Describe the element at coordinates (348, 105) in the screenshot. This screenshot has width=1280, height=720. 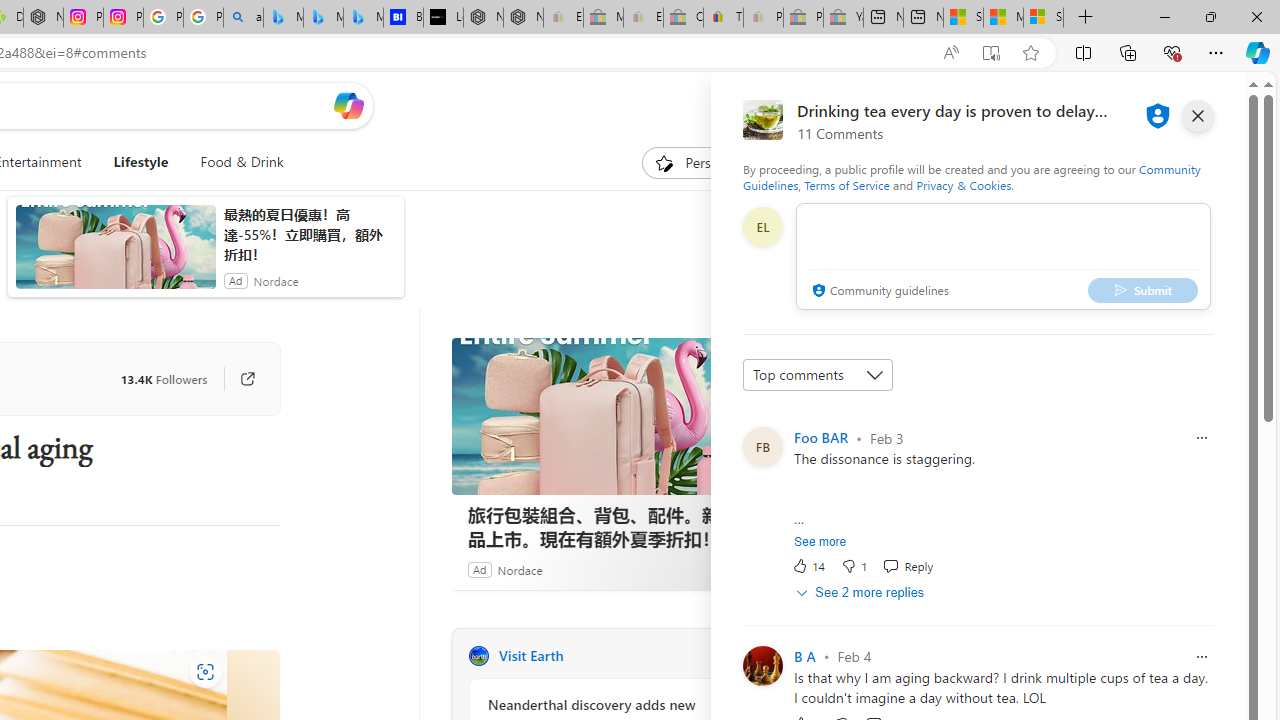
I see `'Open Copilot'` at that location.